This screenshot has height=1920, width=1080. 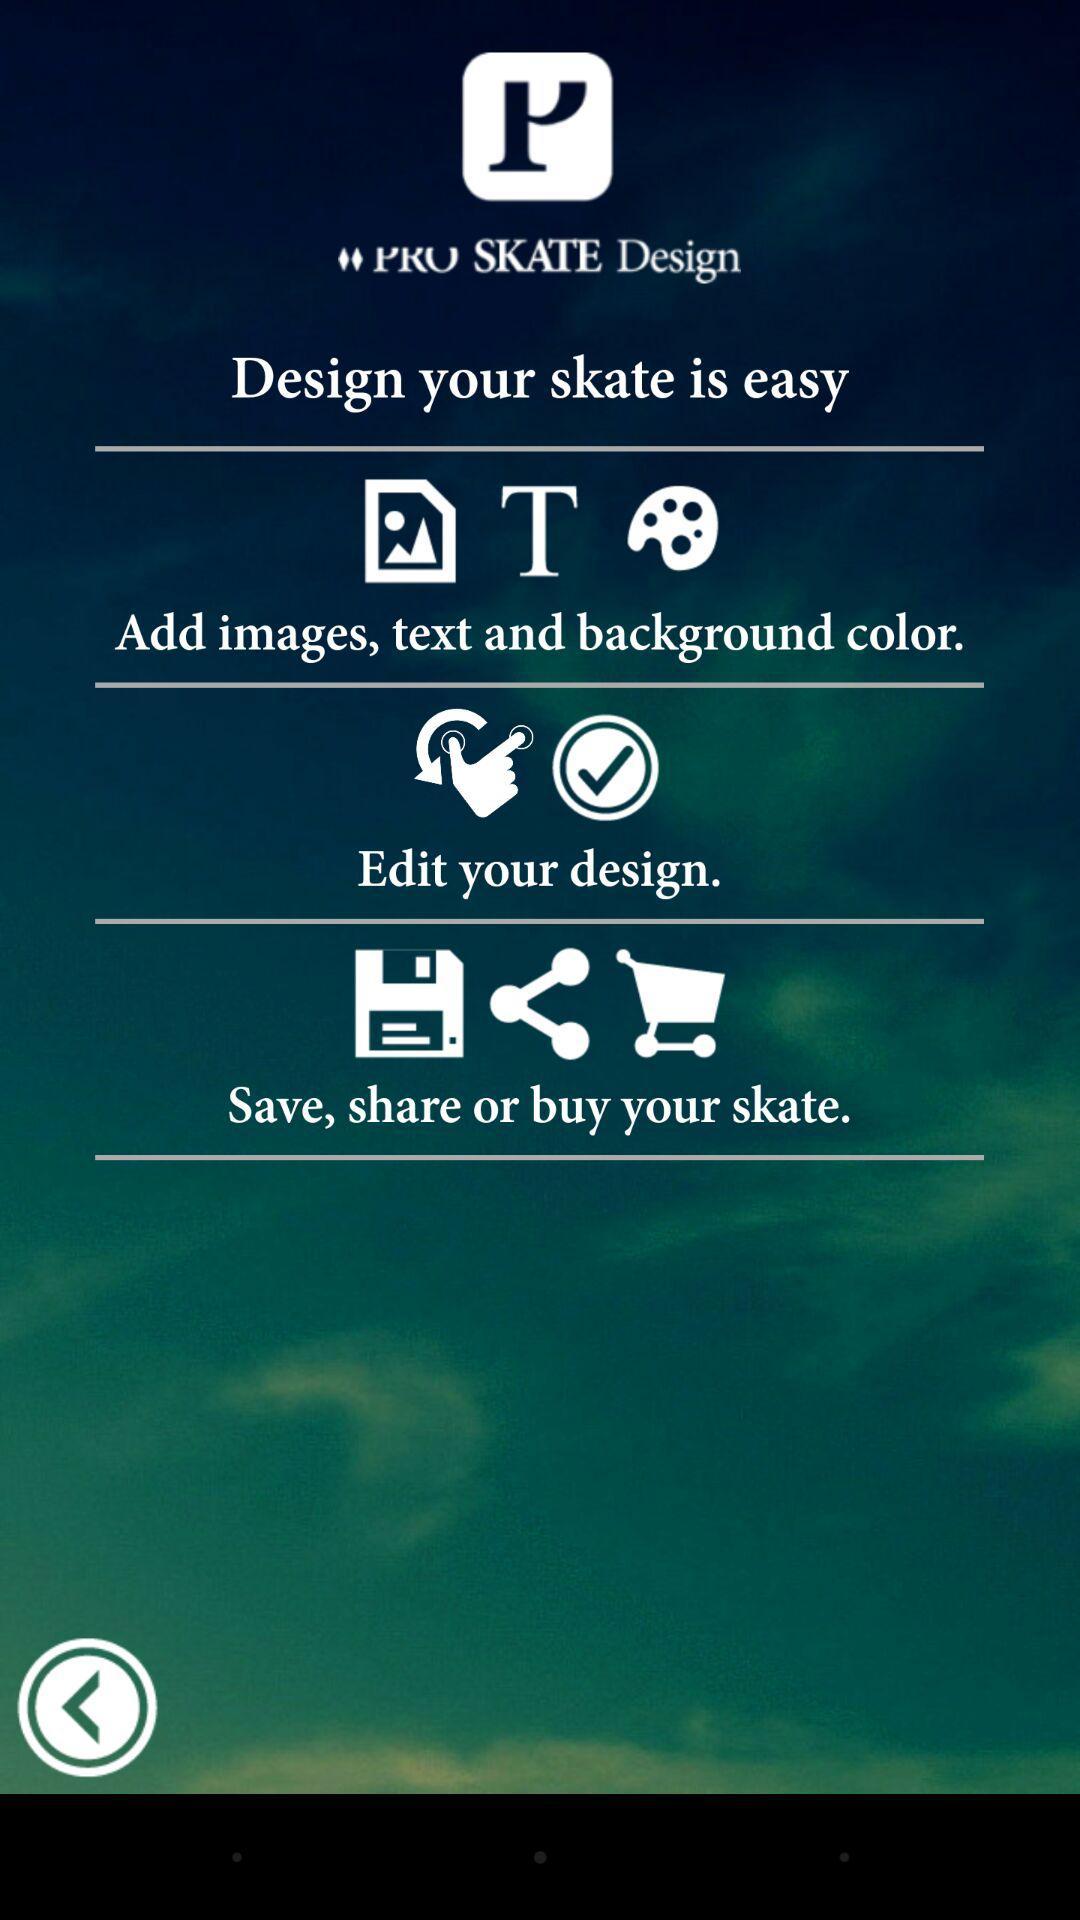 What do you see at coordinates (86, 1826) in the screenshot?
I see `the arrow_backward icon` at bounding box center [86, 1826].